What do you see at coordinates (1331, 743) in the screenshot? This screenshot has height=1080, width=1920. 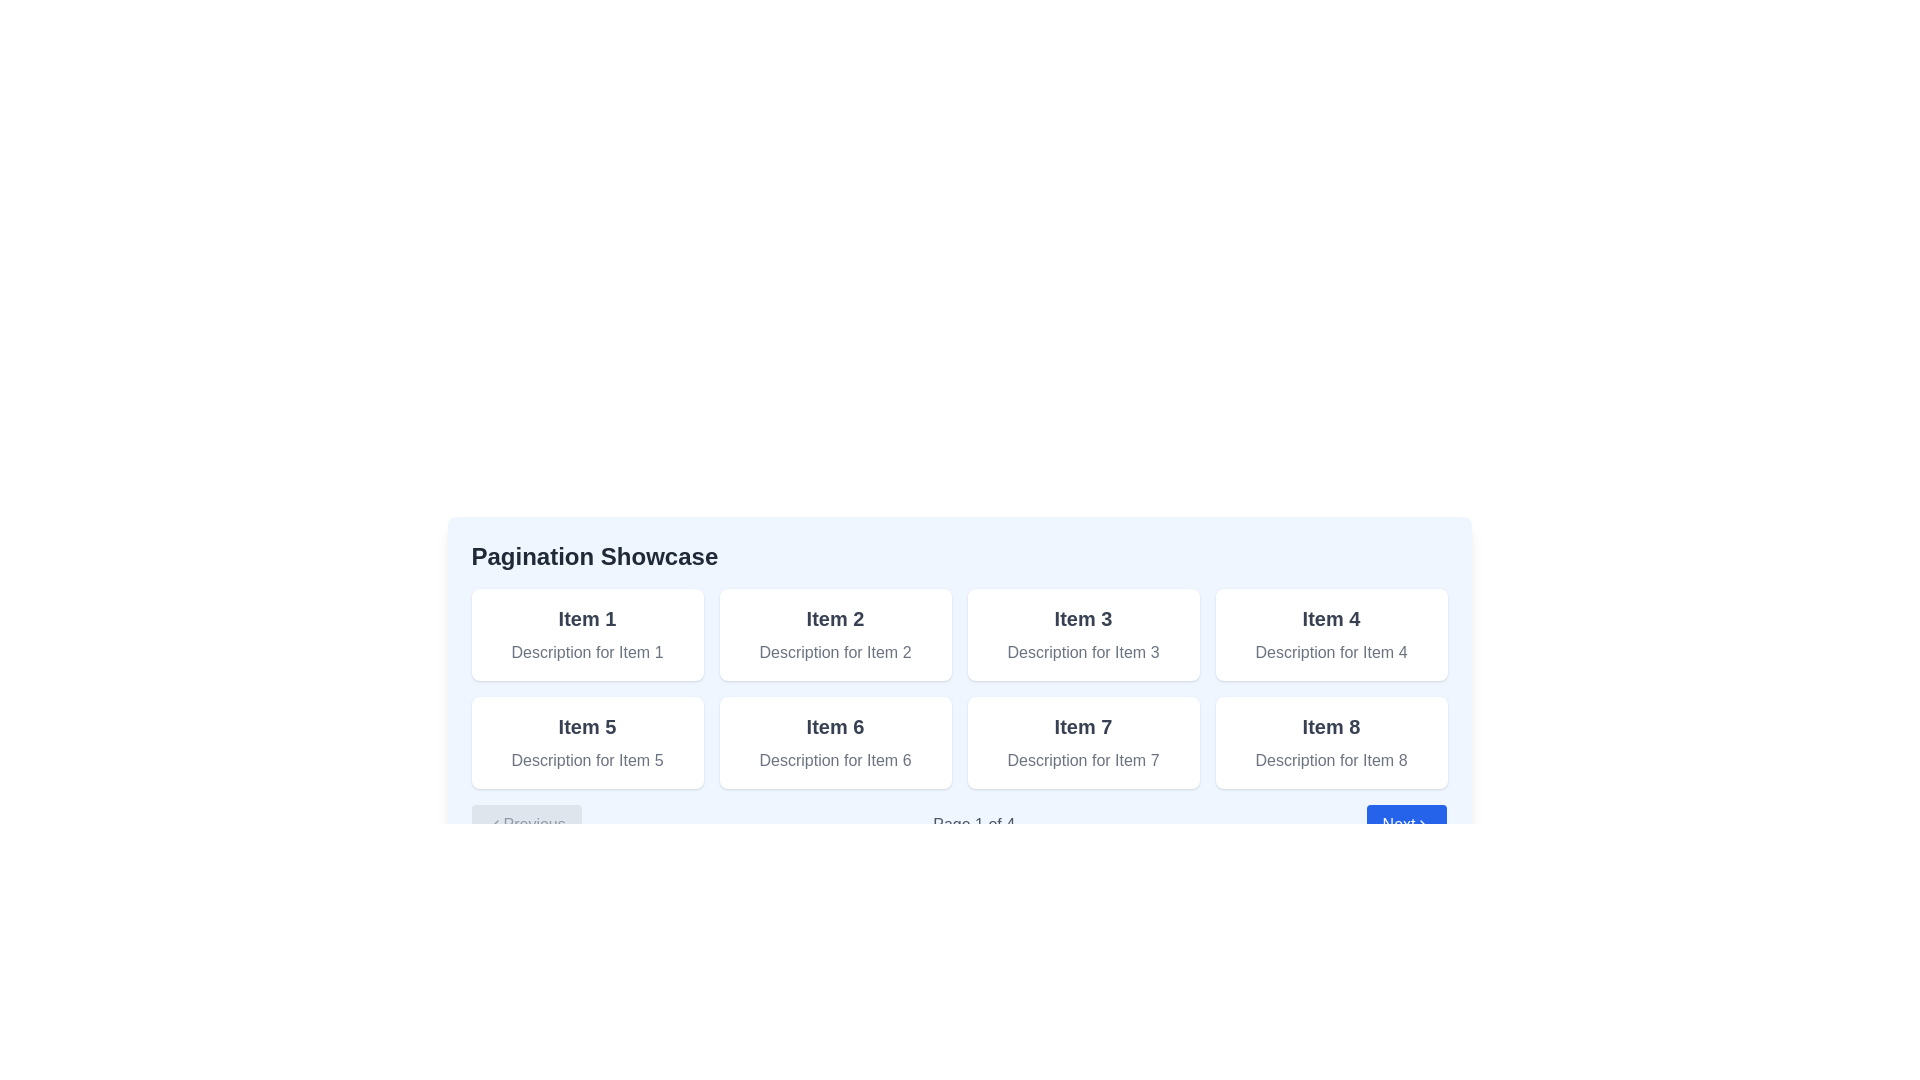 I see `the Information Card located at the bottom-right corner of the grid, which is the last element in a two-row, four-column layout, to trigger visual effects` at bounding box center [1331, 743].